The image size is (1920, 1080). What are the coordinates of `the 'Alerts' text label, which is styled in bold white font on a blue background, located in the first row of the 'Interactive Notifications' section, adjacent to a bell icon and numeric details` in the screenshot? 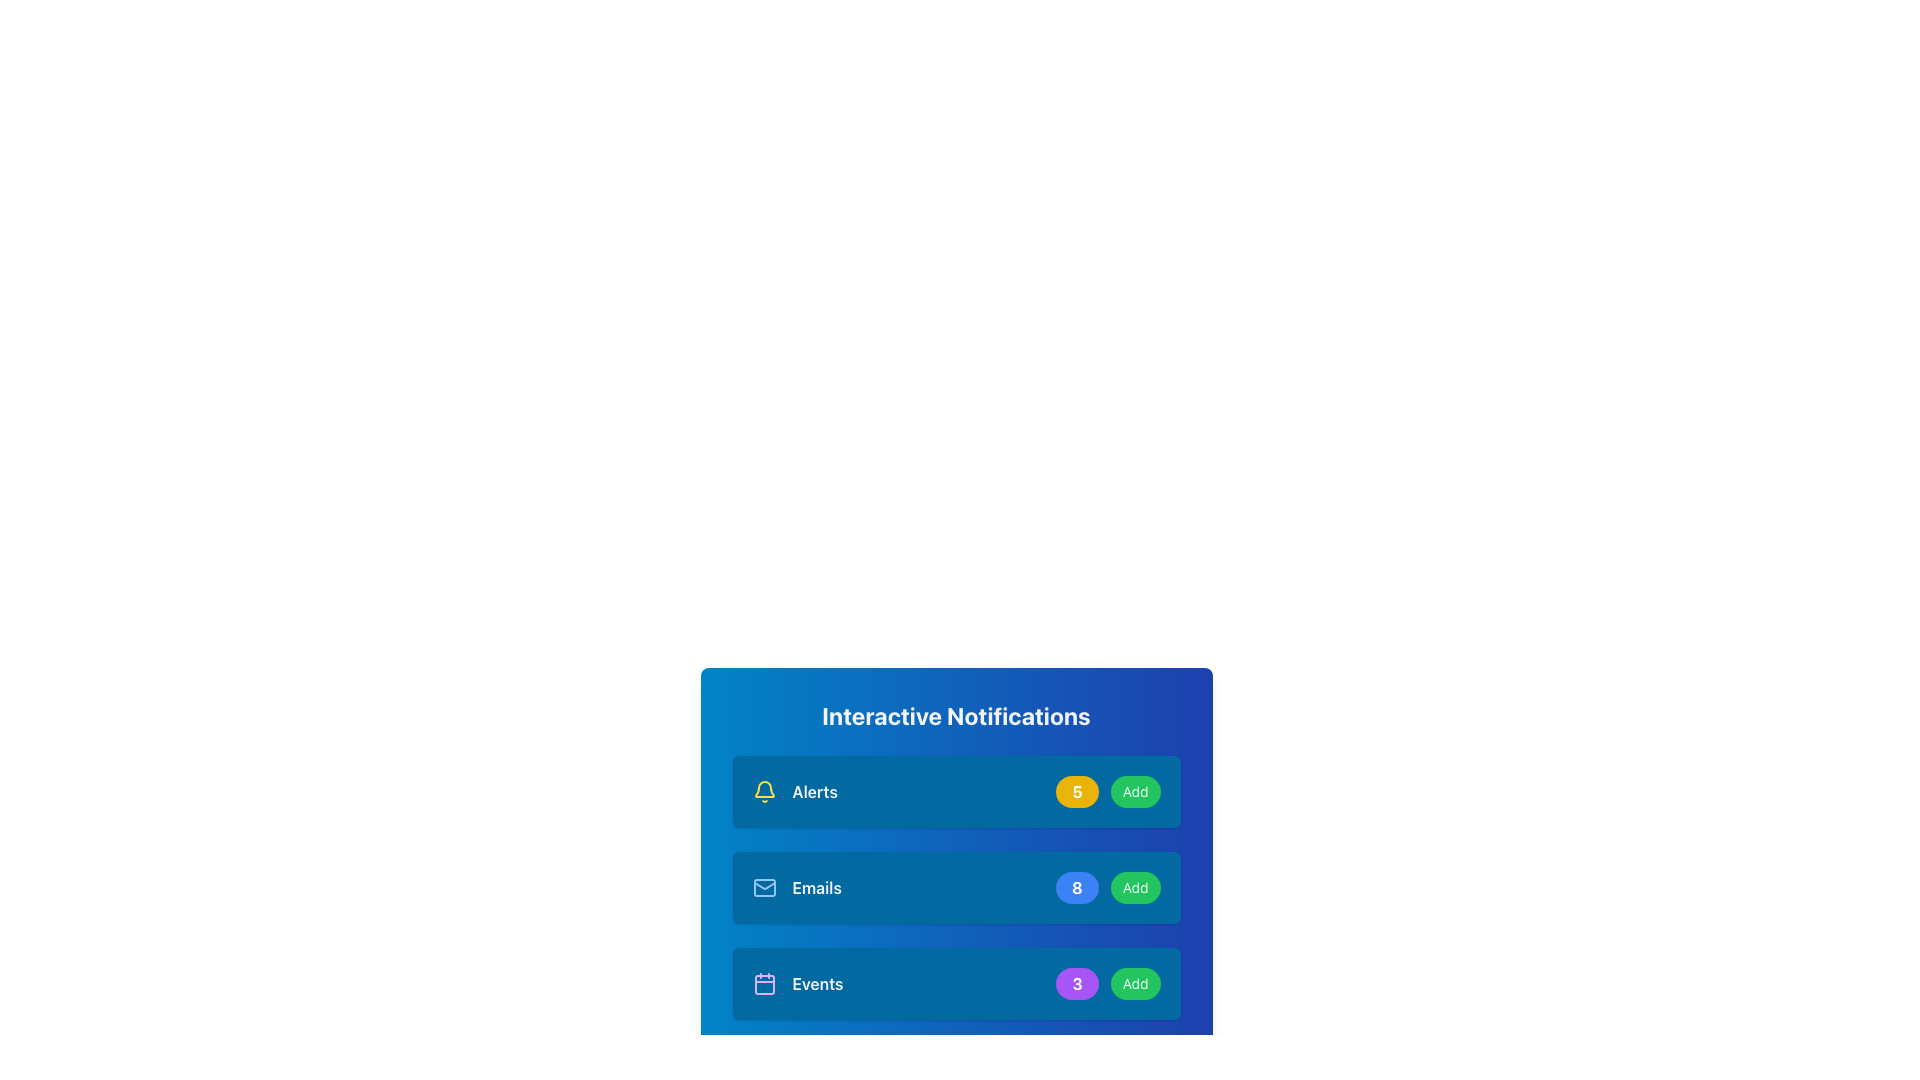 It's located at (815, 790).